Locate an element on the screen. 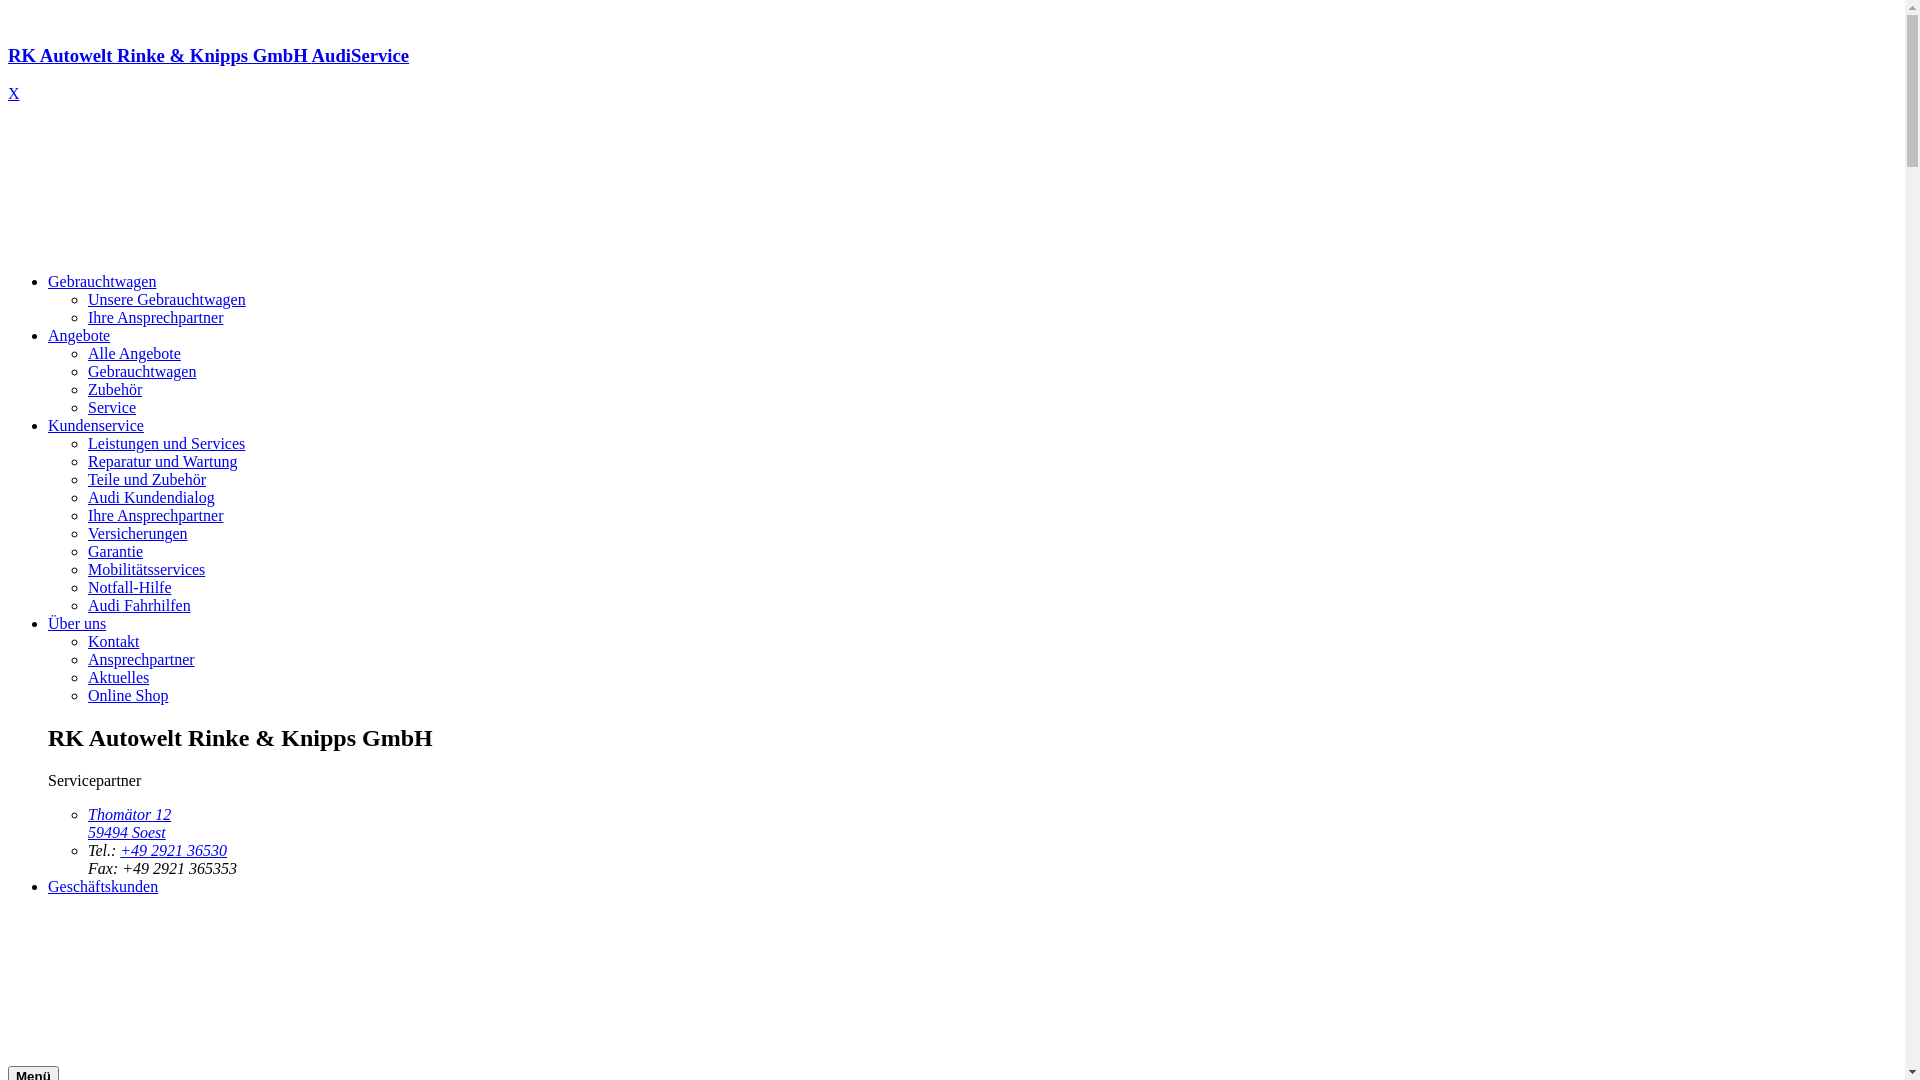  'Garantie' is located at coordinates (114, 551).